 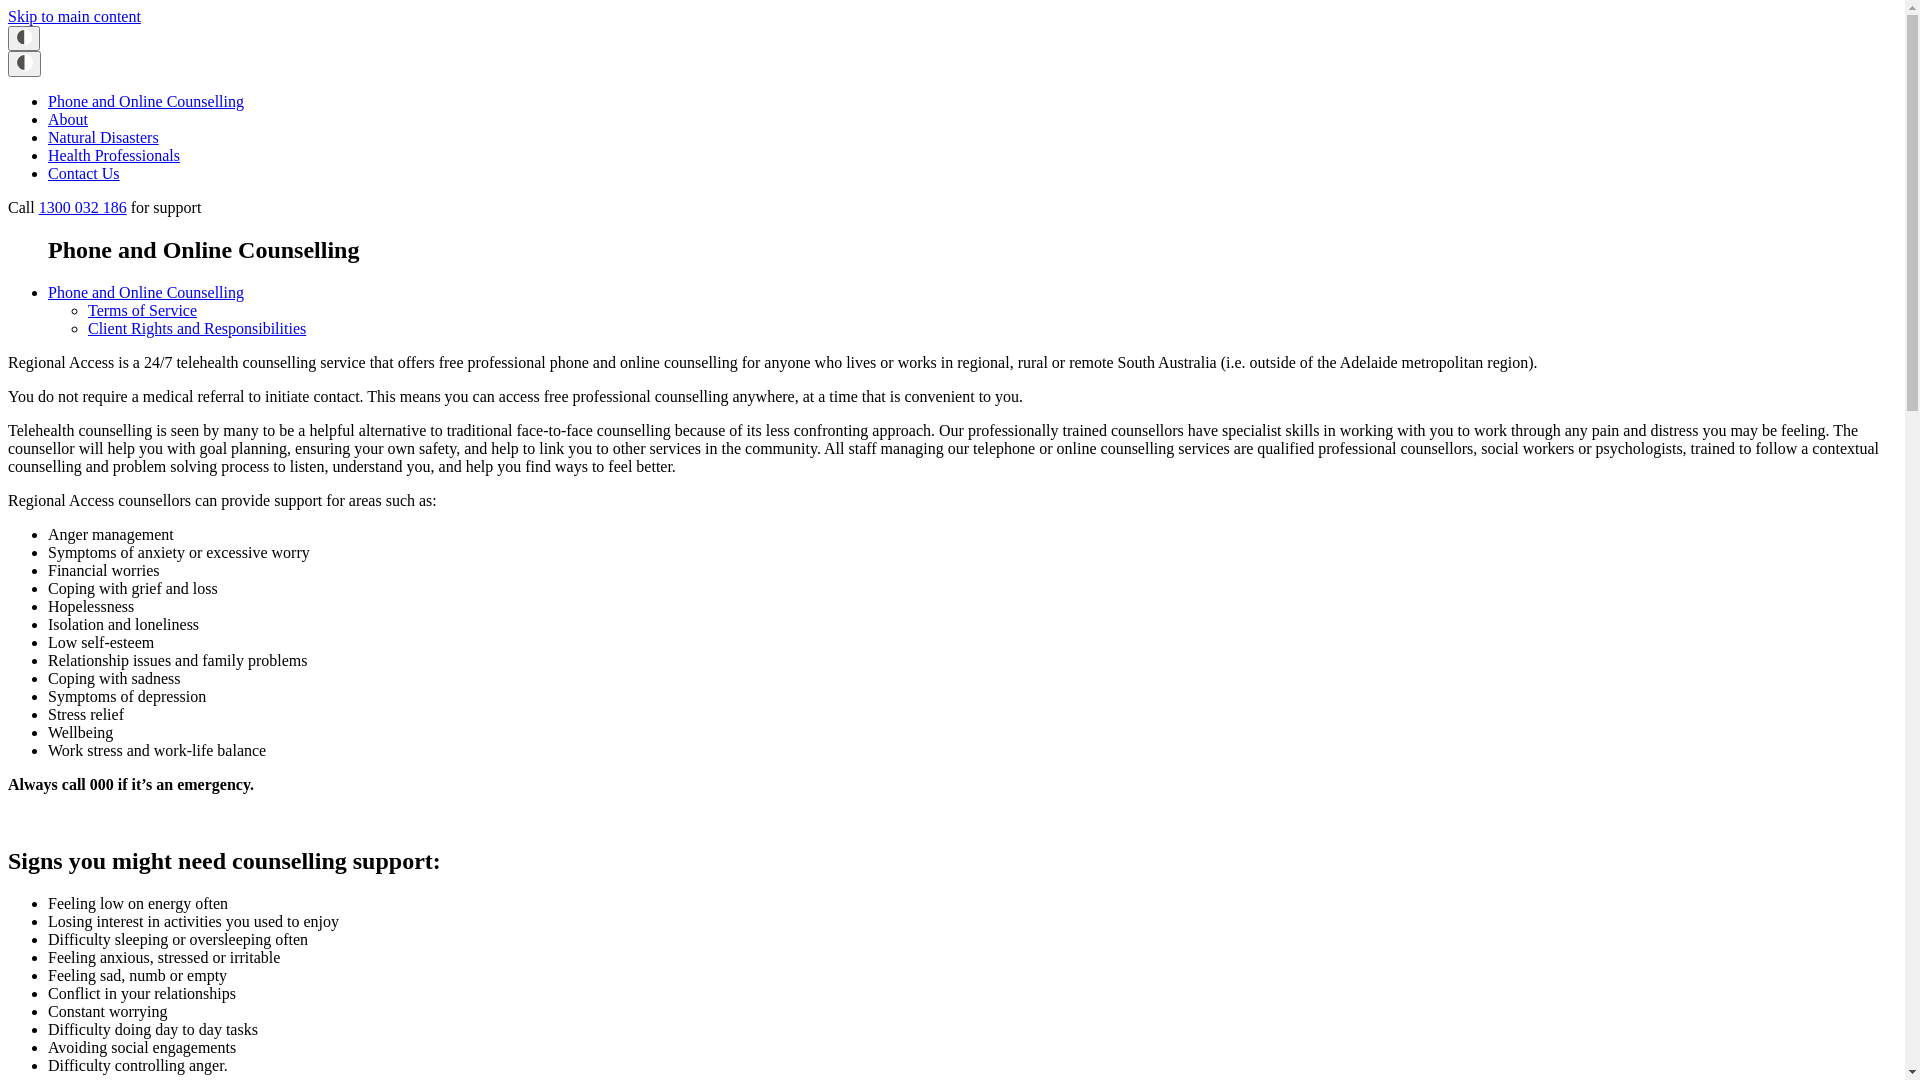 What do you see at coordinates (24, 38) in the screenshot?
I see `'Toggle High Contrast icon'` at bounding box center [24, 38].